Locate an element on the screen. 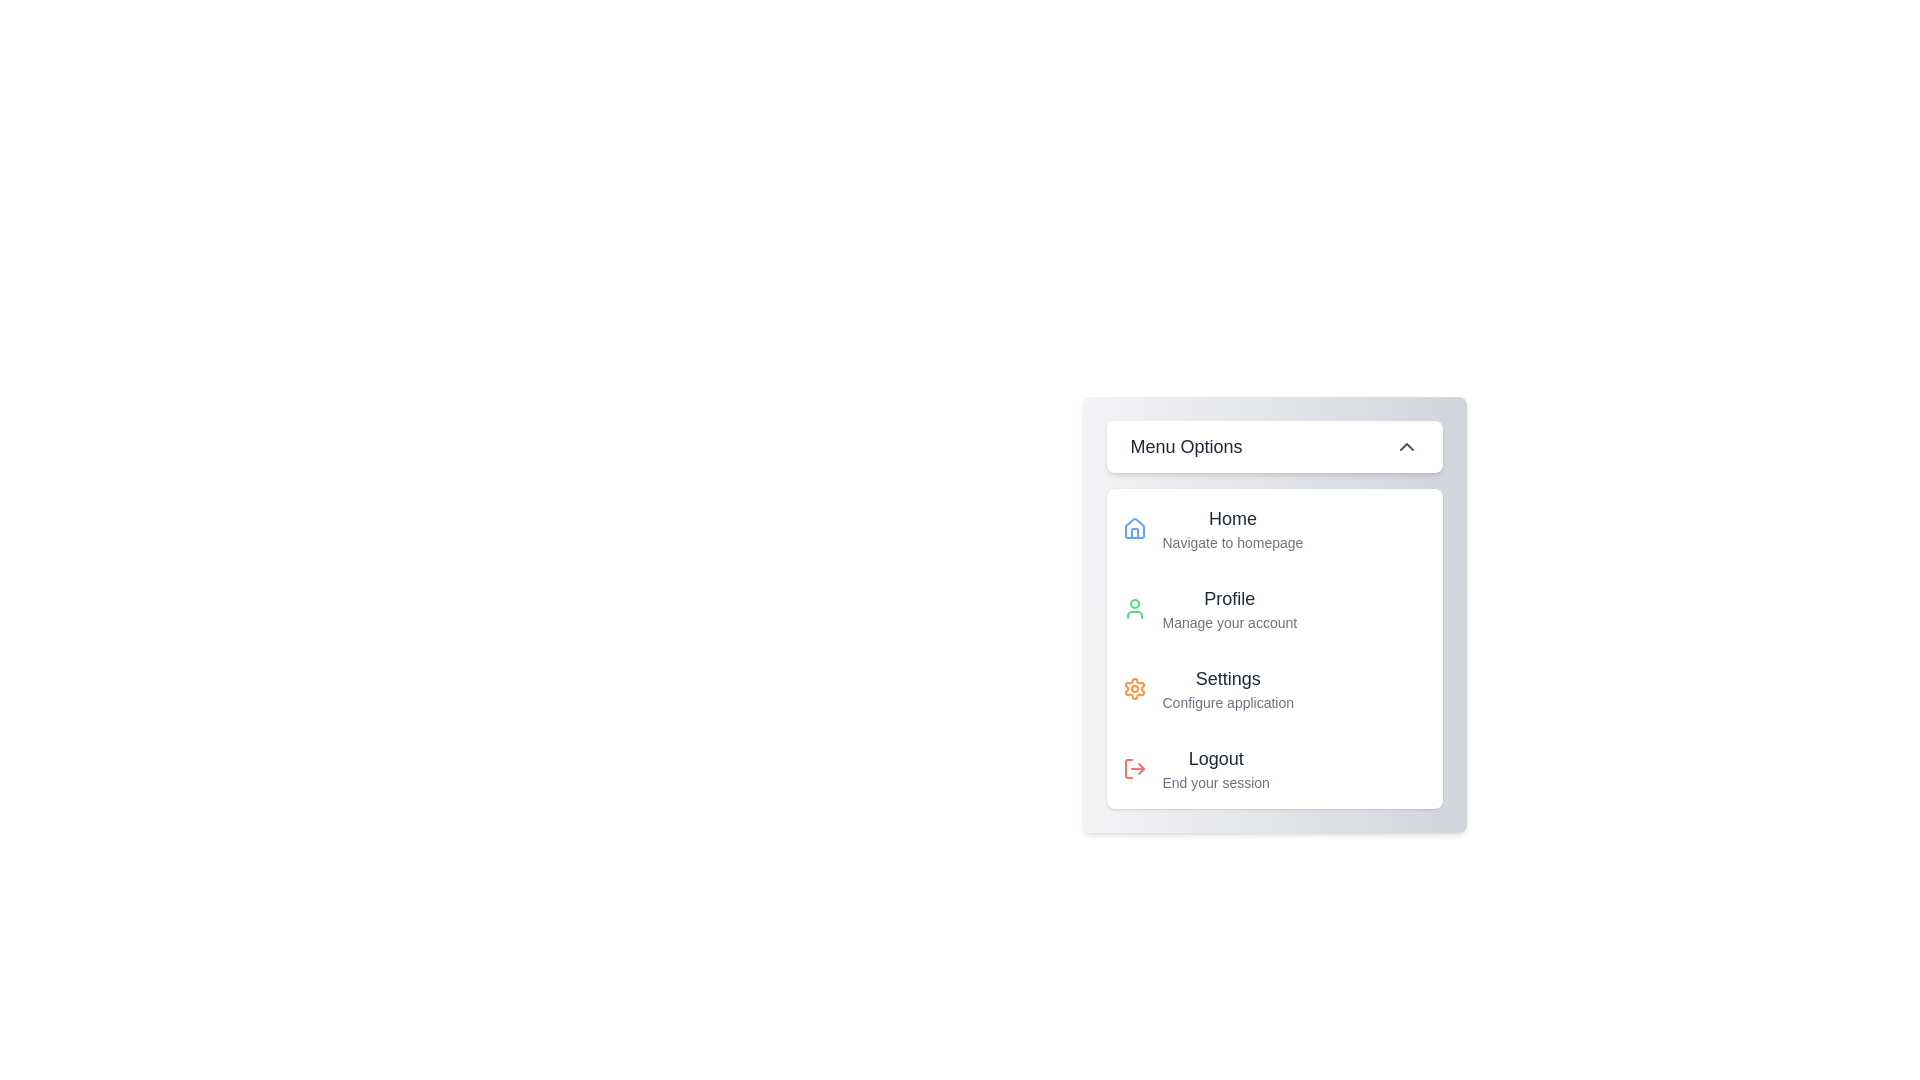  the second menu item in the vertical menu list for accessing user profile settings, located below 'Home' and above 'Settings' is located at coordinates (1228, 608).